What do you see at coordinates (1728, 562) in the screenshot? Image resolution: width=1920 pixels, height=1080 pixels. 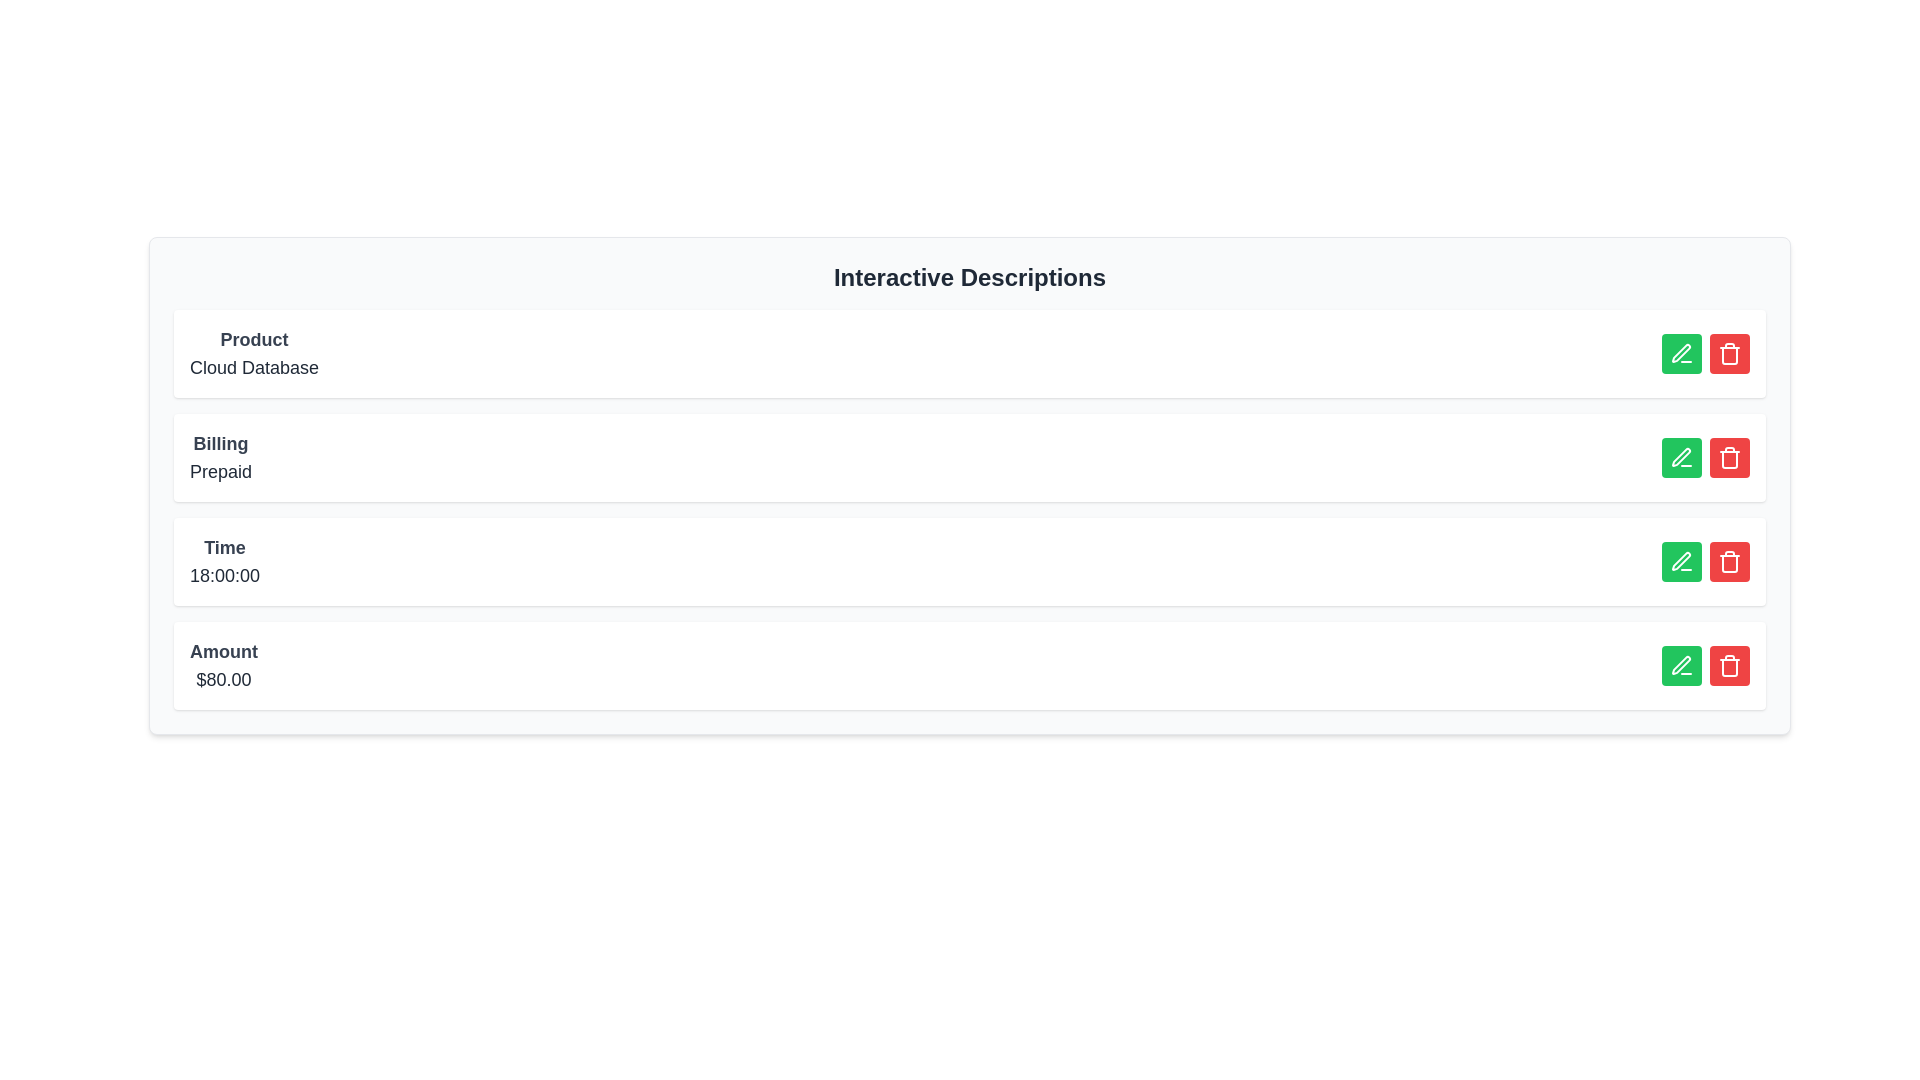 I see `the red button with rounded corners and a white trash can icon located on the far-right of a pair of buttons` at bounding box center [1728, 562].